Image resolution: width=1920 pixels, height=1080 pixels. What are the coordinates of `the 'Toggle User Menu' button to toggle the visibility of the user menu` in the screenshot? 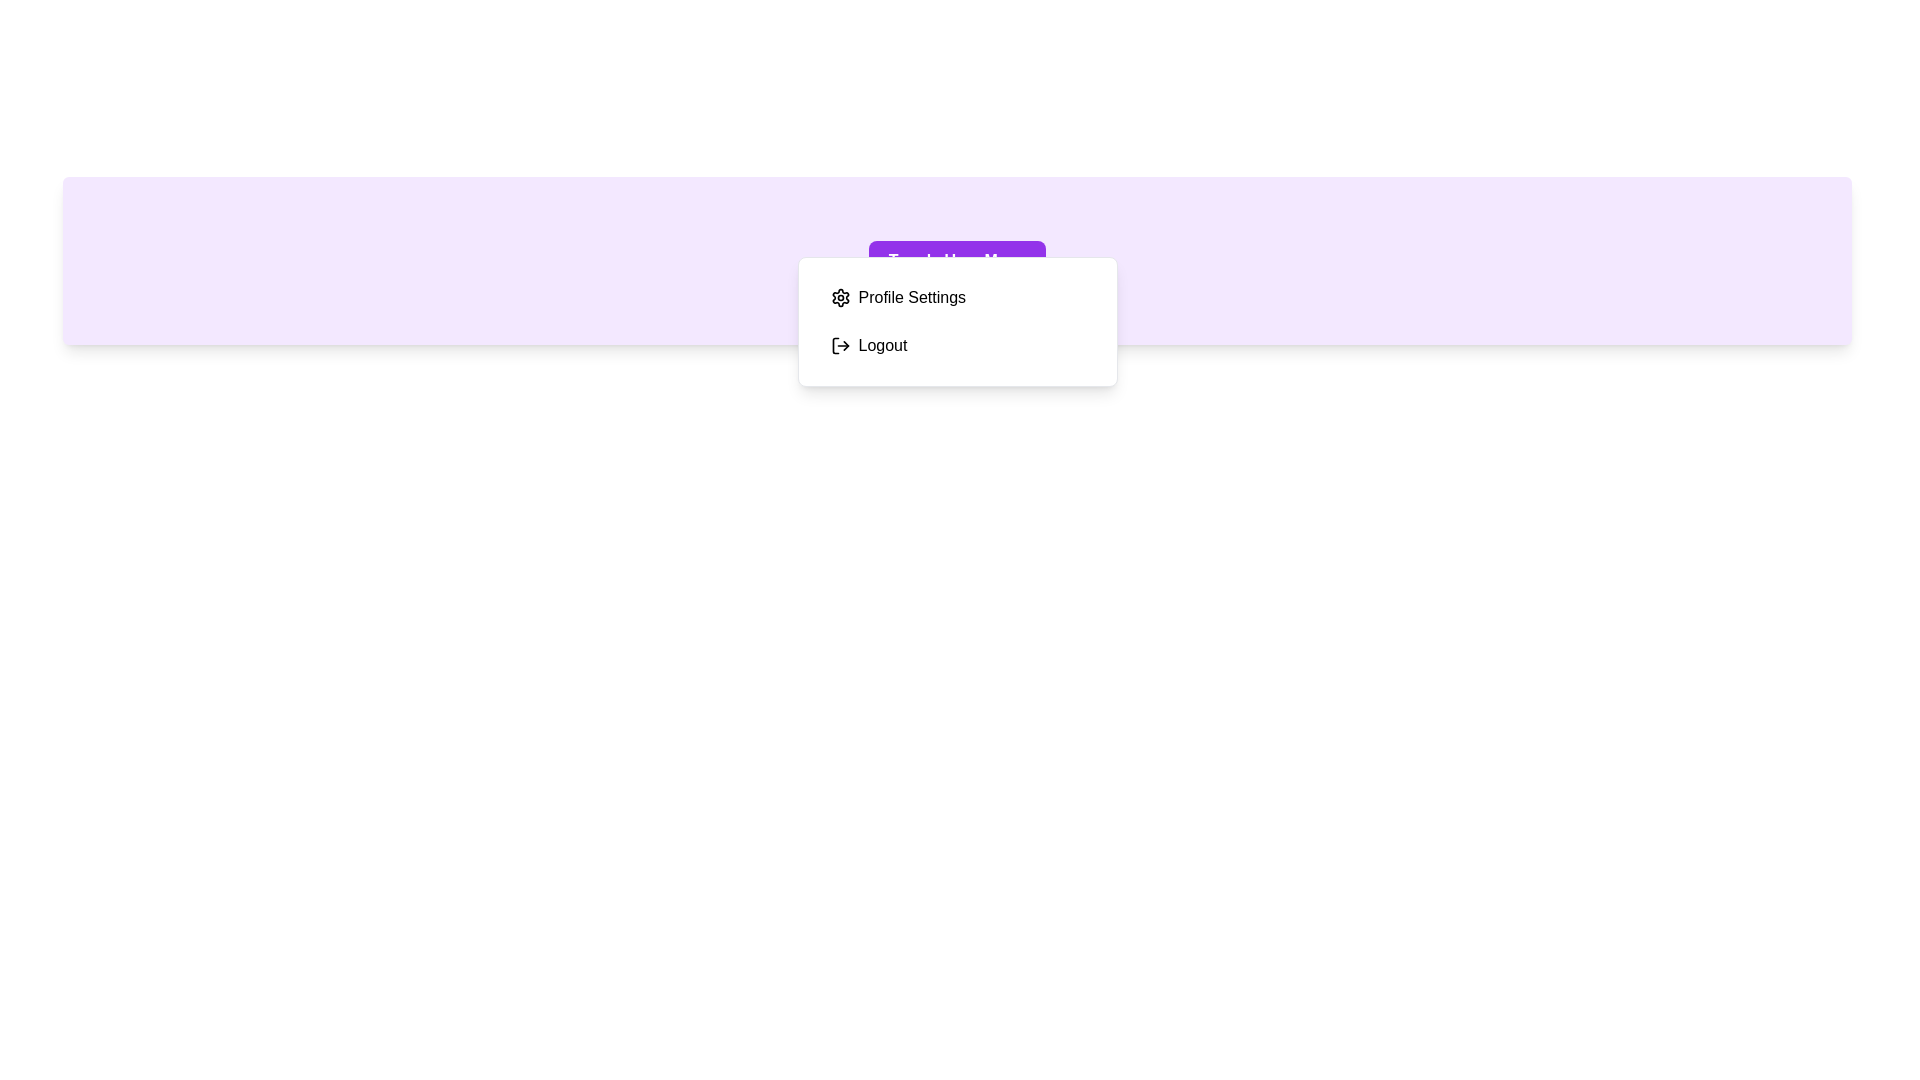 It's located at (956, 260).